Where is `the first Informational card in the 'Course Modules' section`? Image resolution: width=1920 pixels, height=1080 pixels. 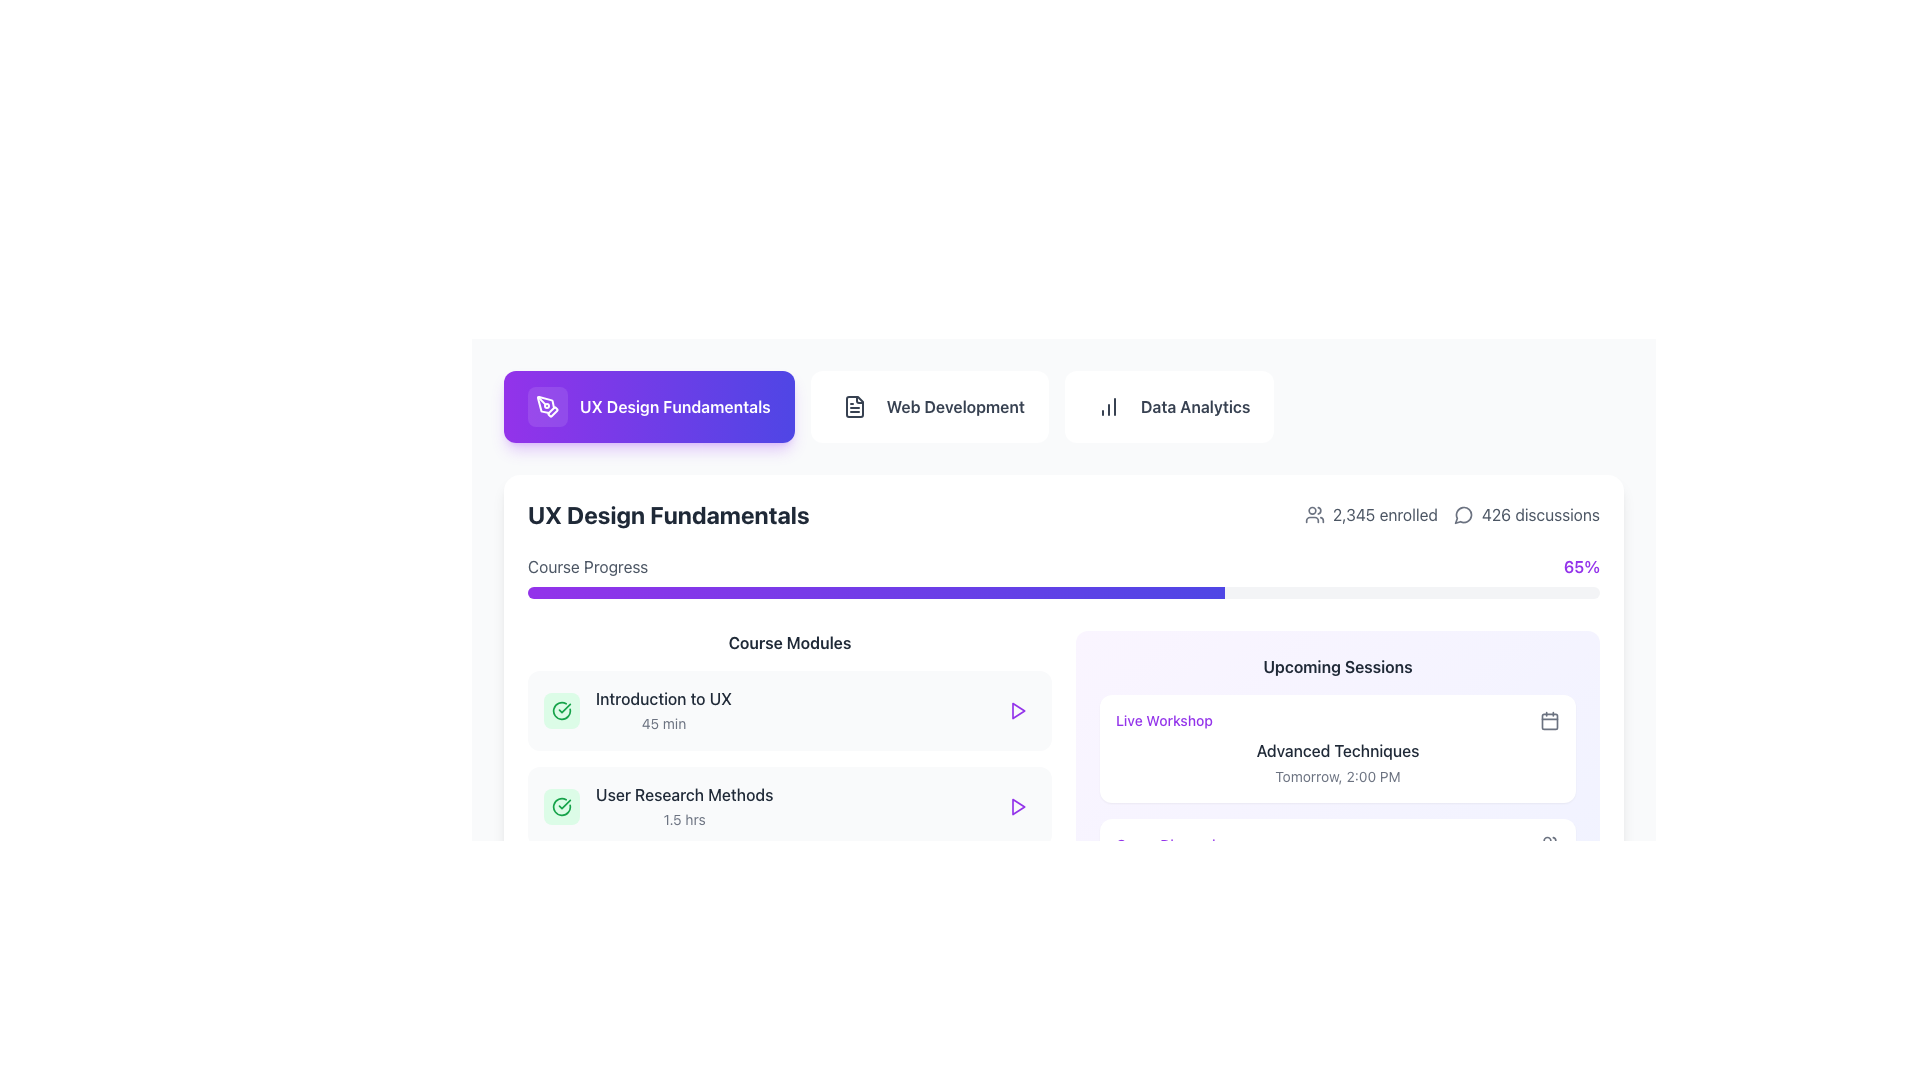 the first Informational card in the 'Course Modules' section is located at coordinates (789, 709).